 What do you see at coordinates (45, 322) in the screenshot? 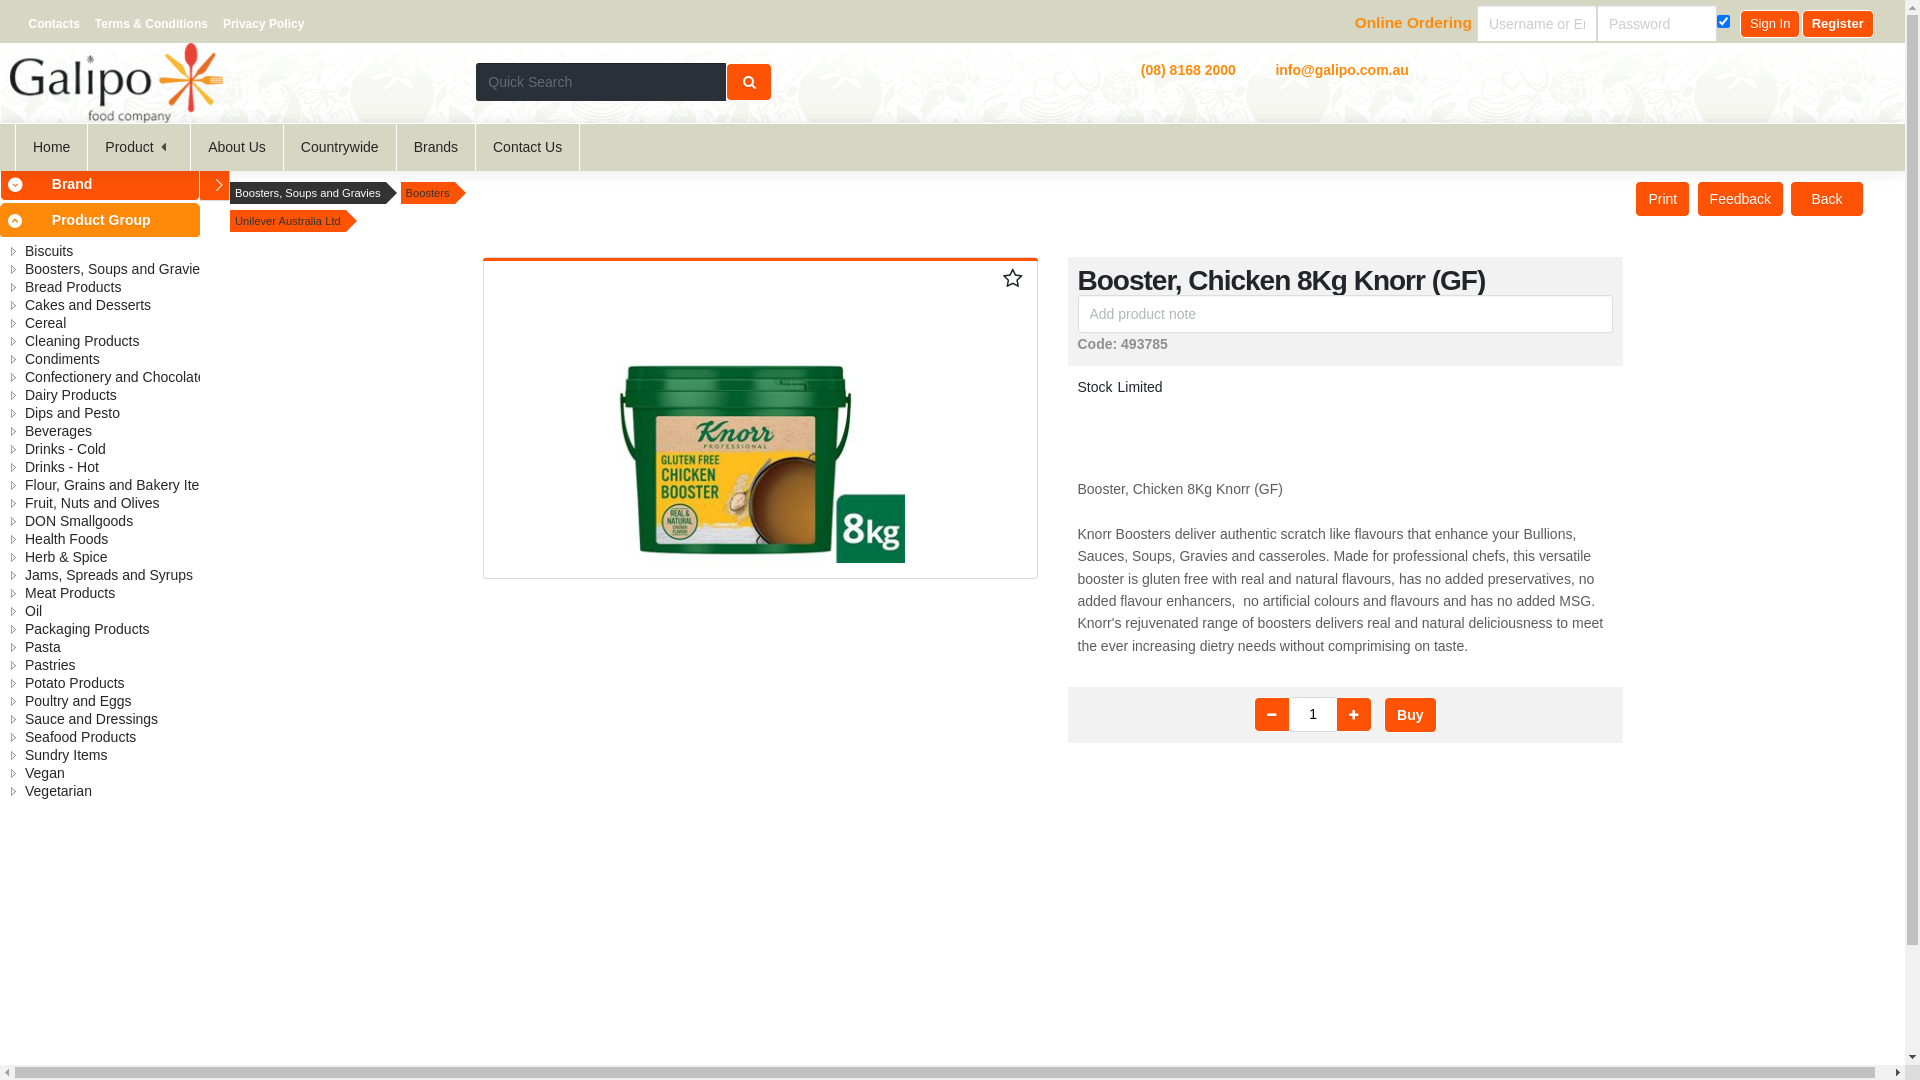
I see `'Cereal'` at bounding box center [45, 322].